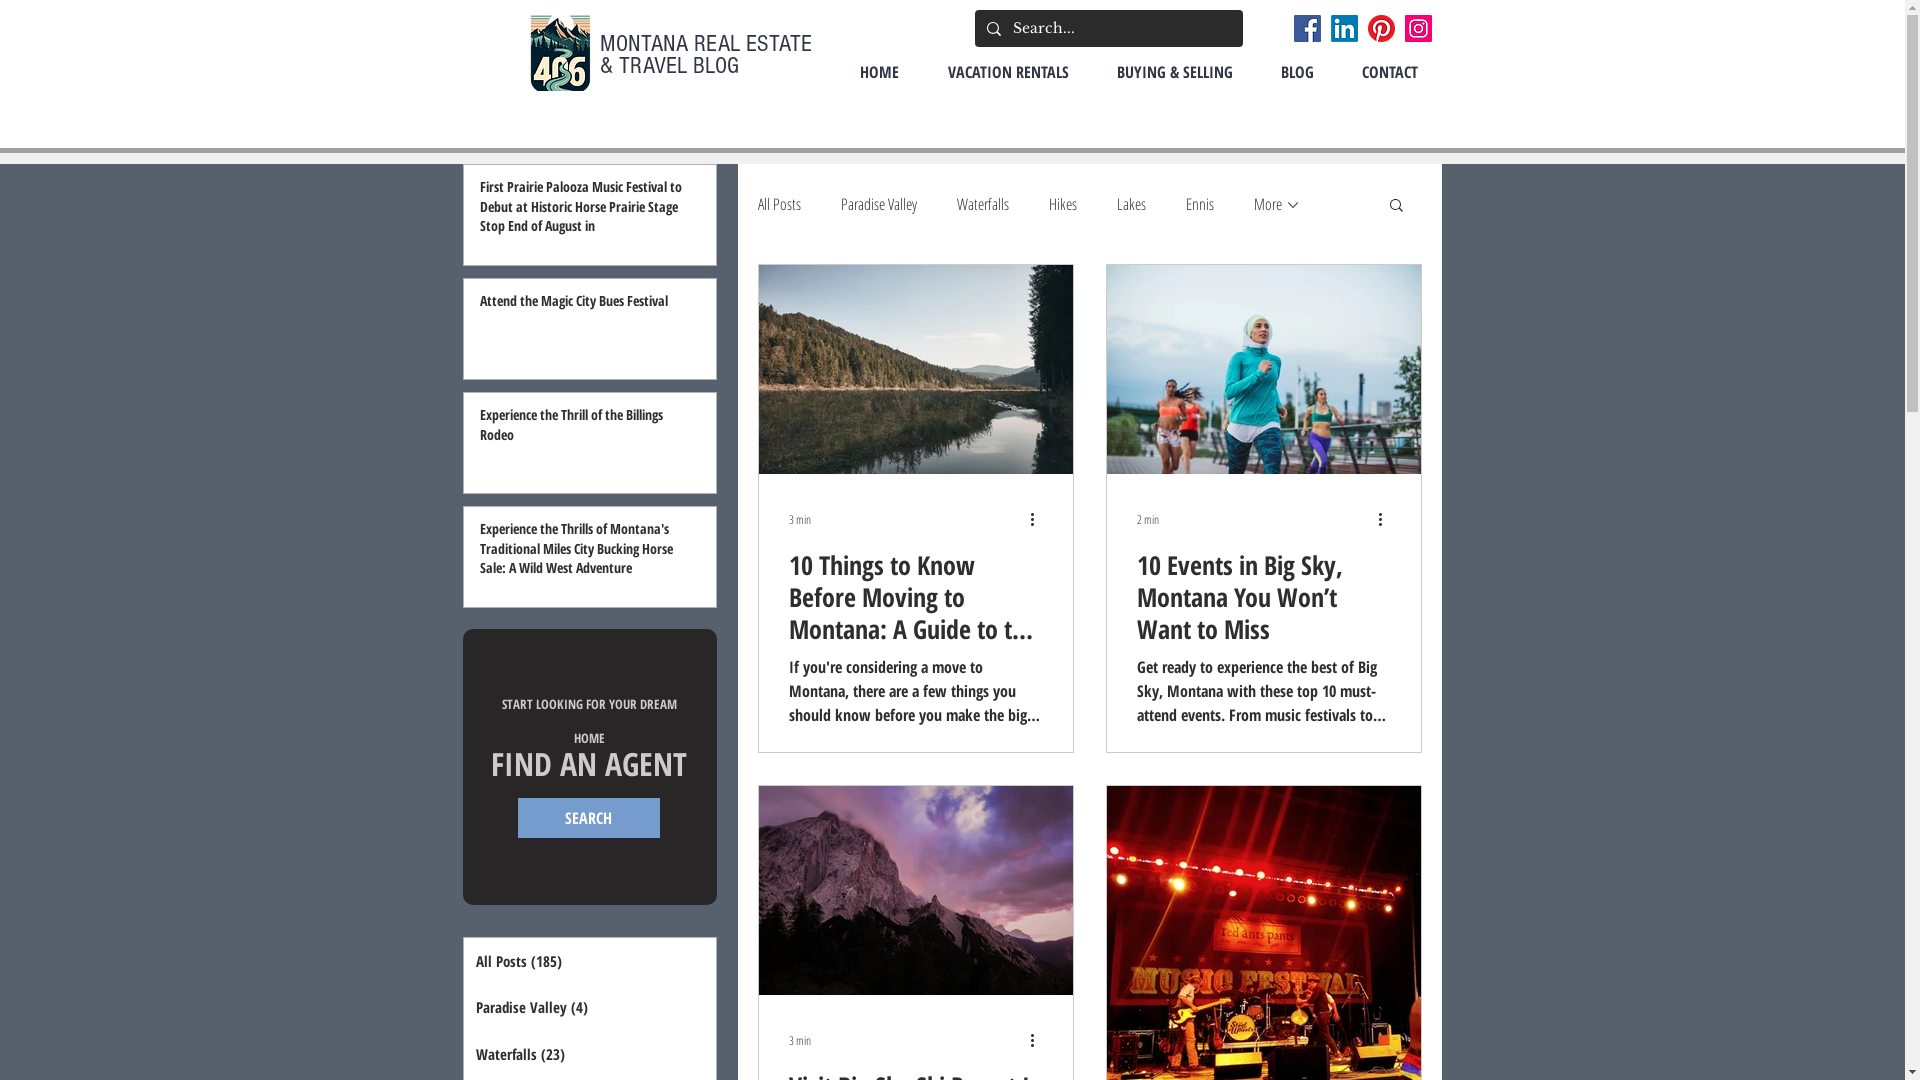 The width and height of the screenshot is (1920, 1080). What do you see at coordinates (1389, 71) in the screenshot?
I see `'CONTACT'` at bounding box center [1389, 71].